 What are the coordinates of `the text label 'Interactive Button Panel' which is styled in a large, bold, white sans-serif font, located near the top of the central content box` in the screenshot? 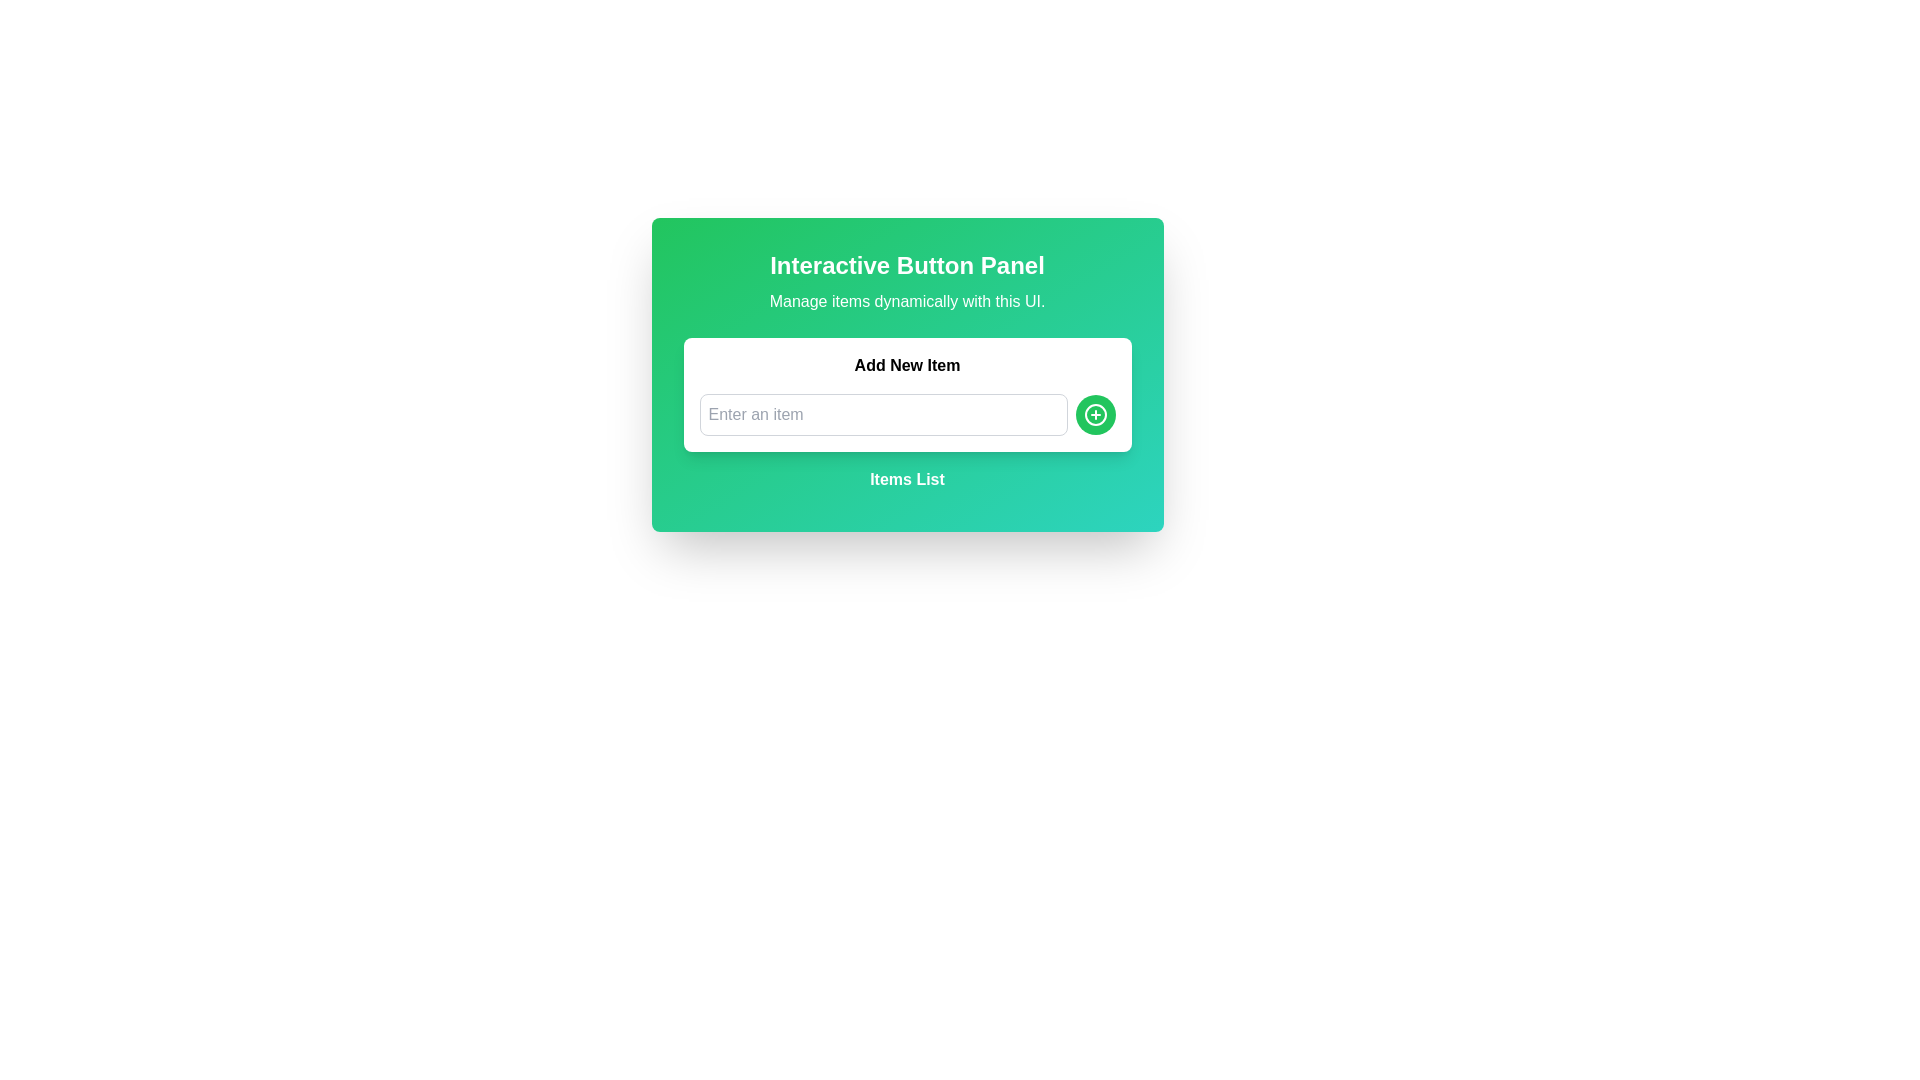 It's located at (906, 265).